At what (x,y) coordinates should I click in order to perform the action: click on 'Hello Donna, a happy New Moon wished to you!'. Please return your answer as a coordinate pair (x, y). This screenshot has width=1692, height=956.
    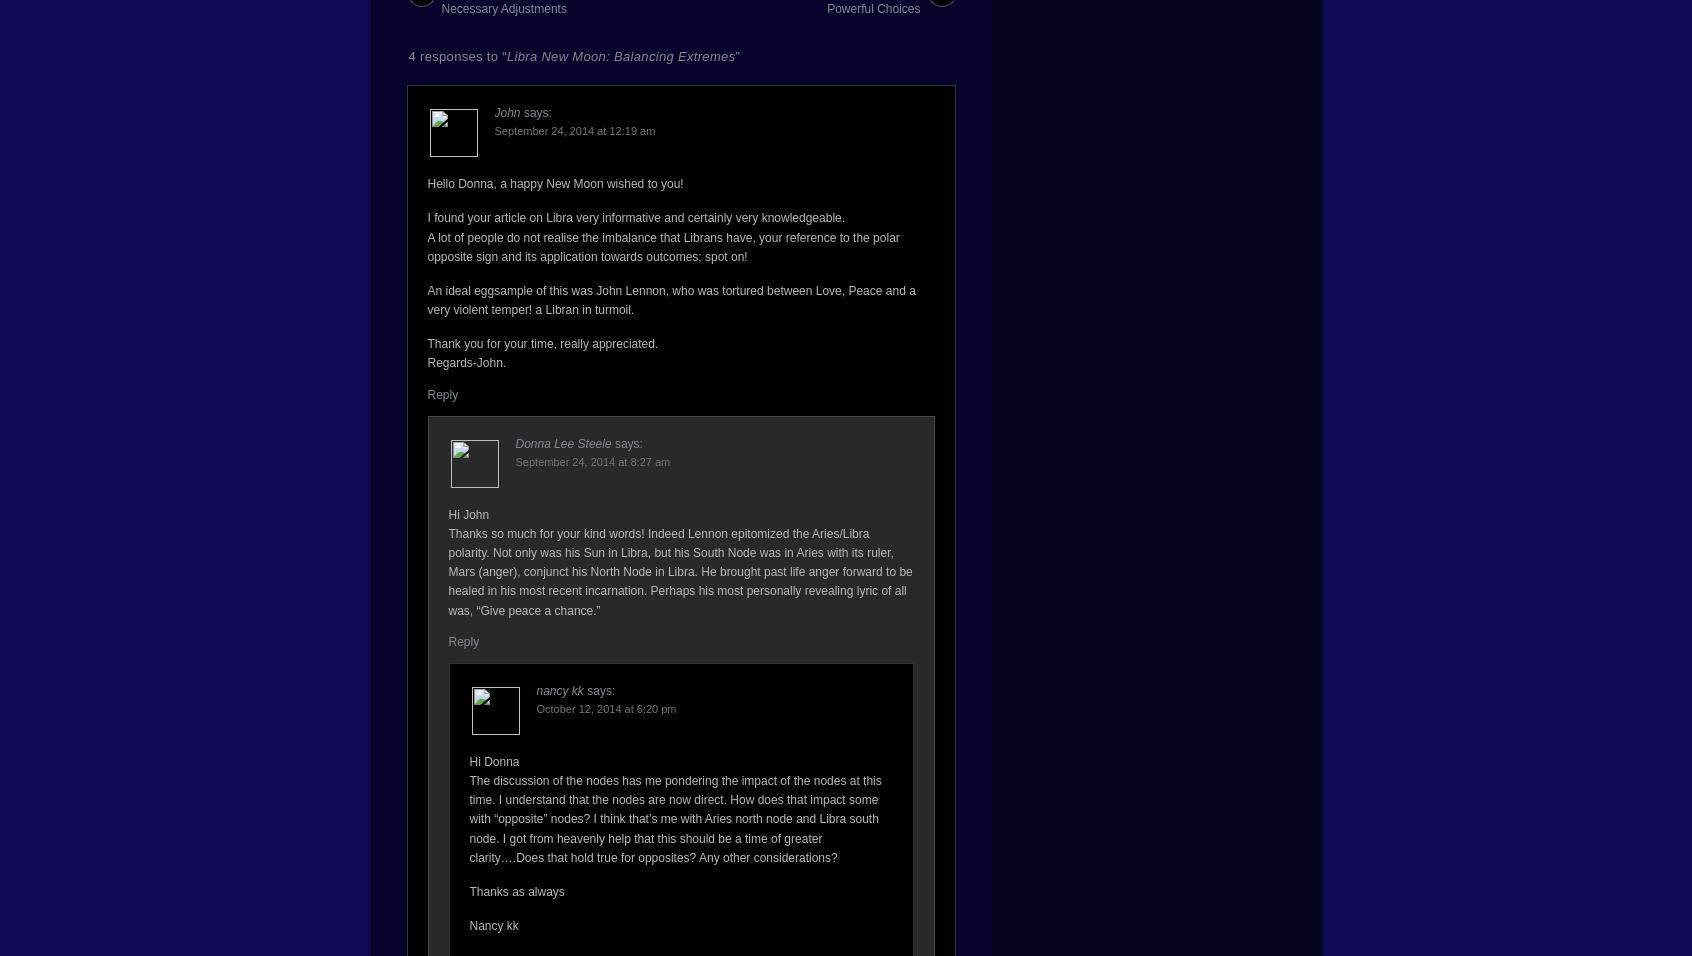
    Looking at the image, I should click on (426, 184).